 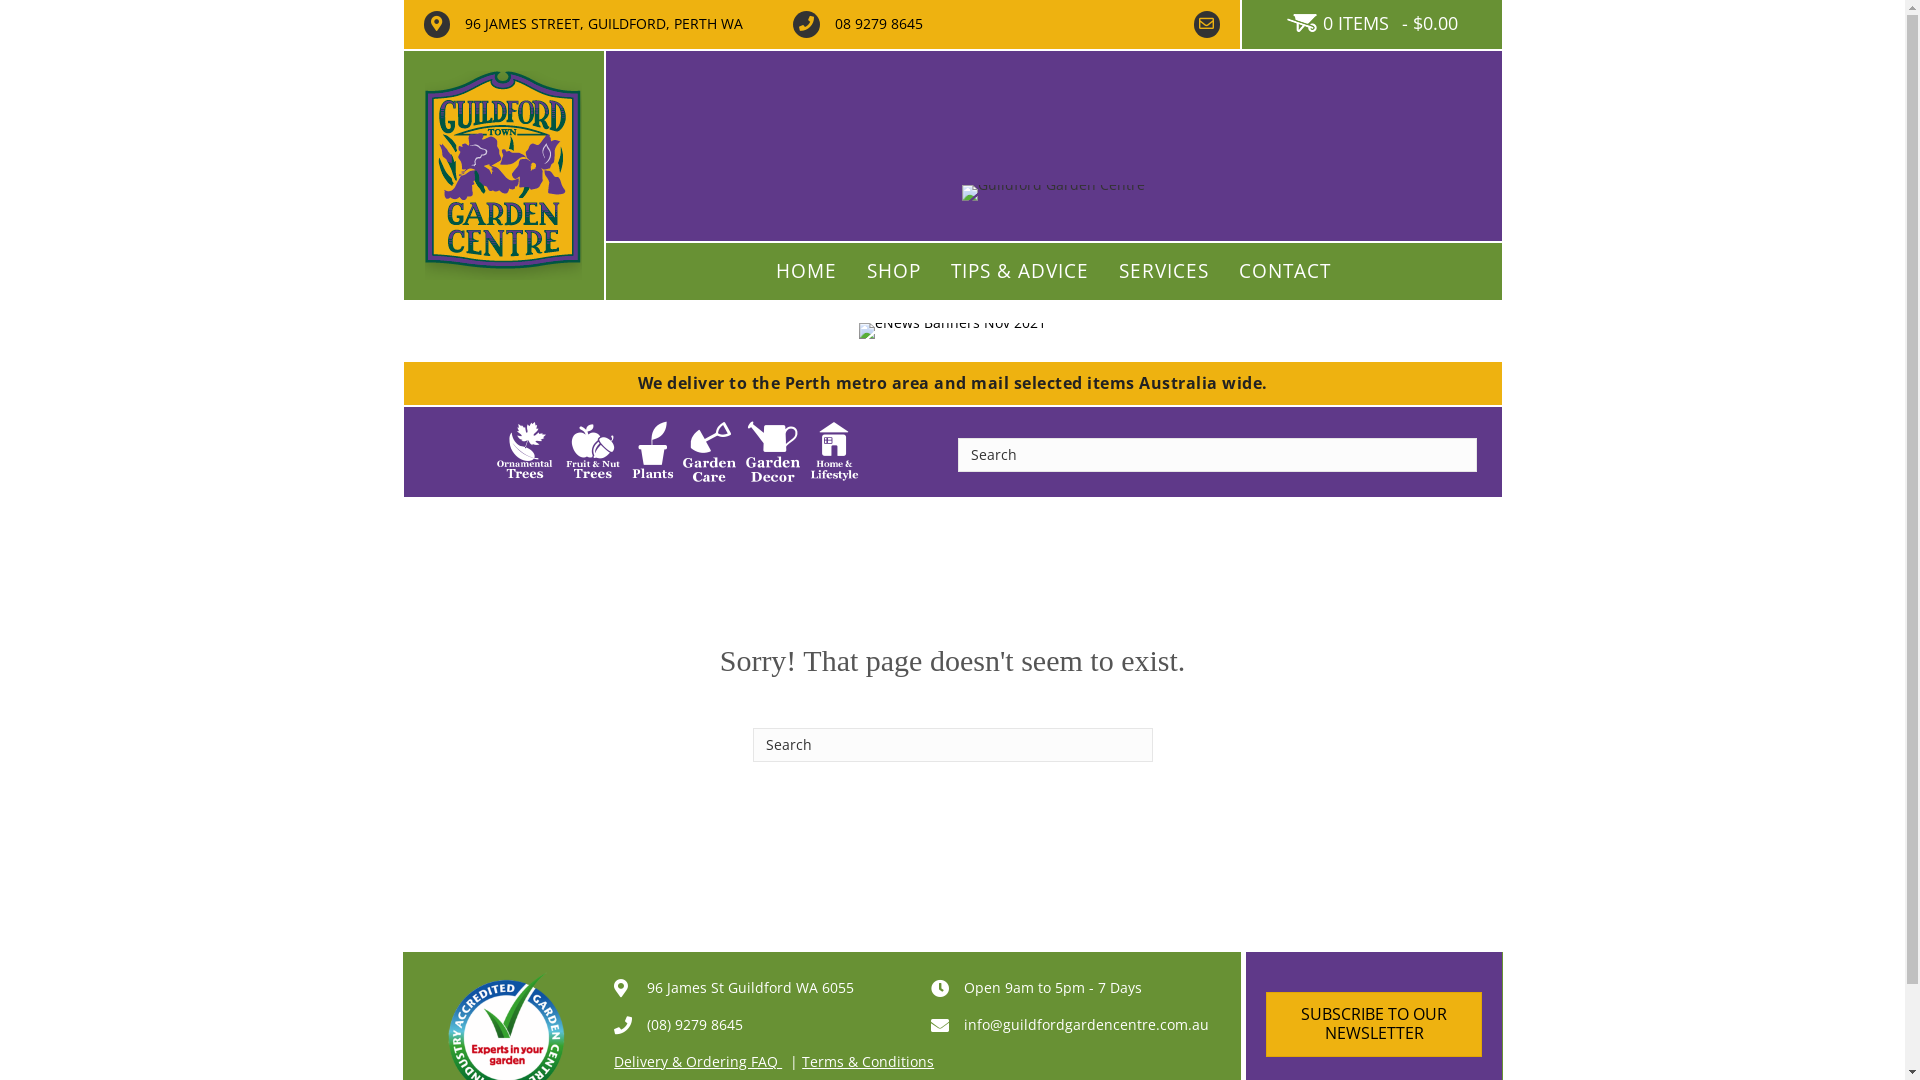 What do you see at coordinates (935, 272) in the screenshot?
I see `'TIPS & ADVICE'` at bounding box center [935, 272].